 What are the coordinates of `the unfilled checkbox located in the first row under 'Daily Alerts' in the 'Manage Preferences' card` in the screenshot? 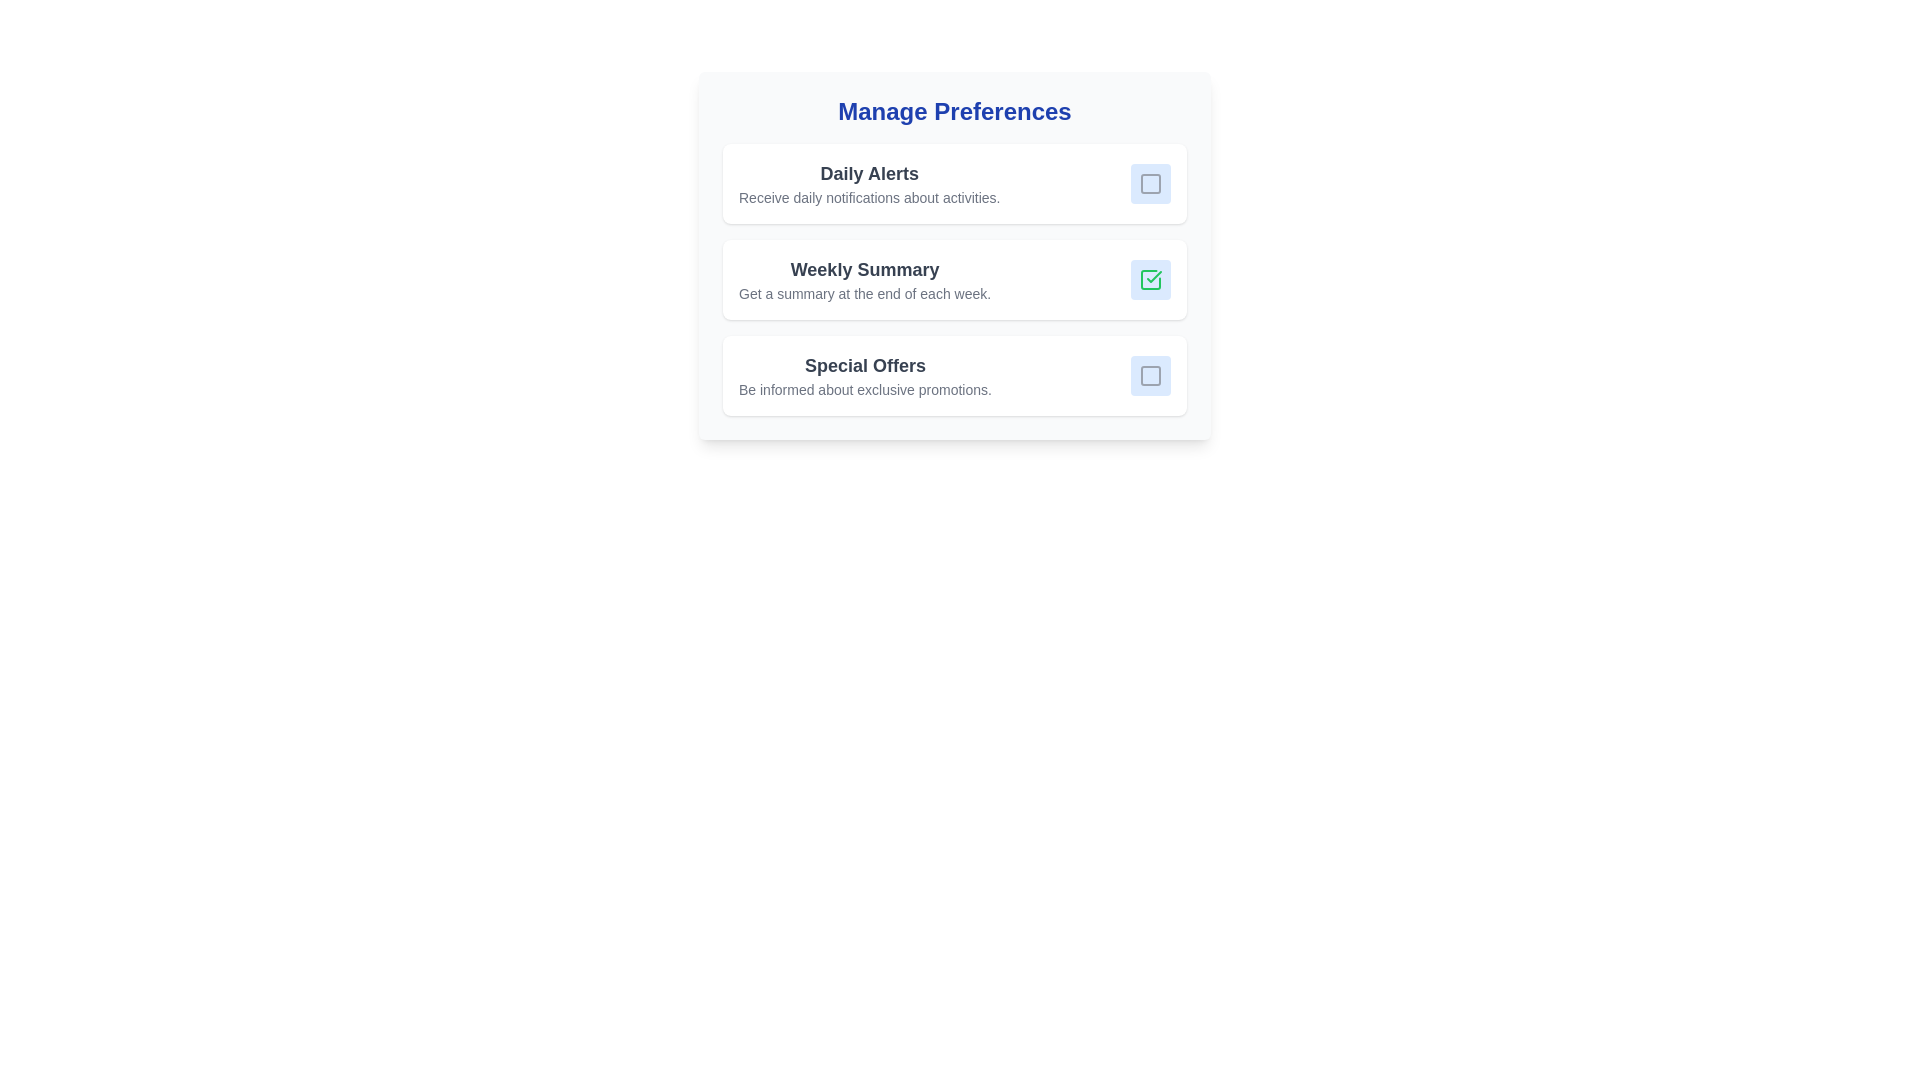 It's located at (1151, 184).